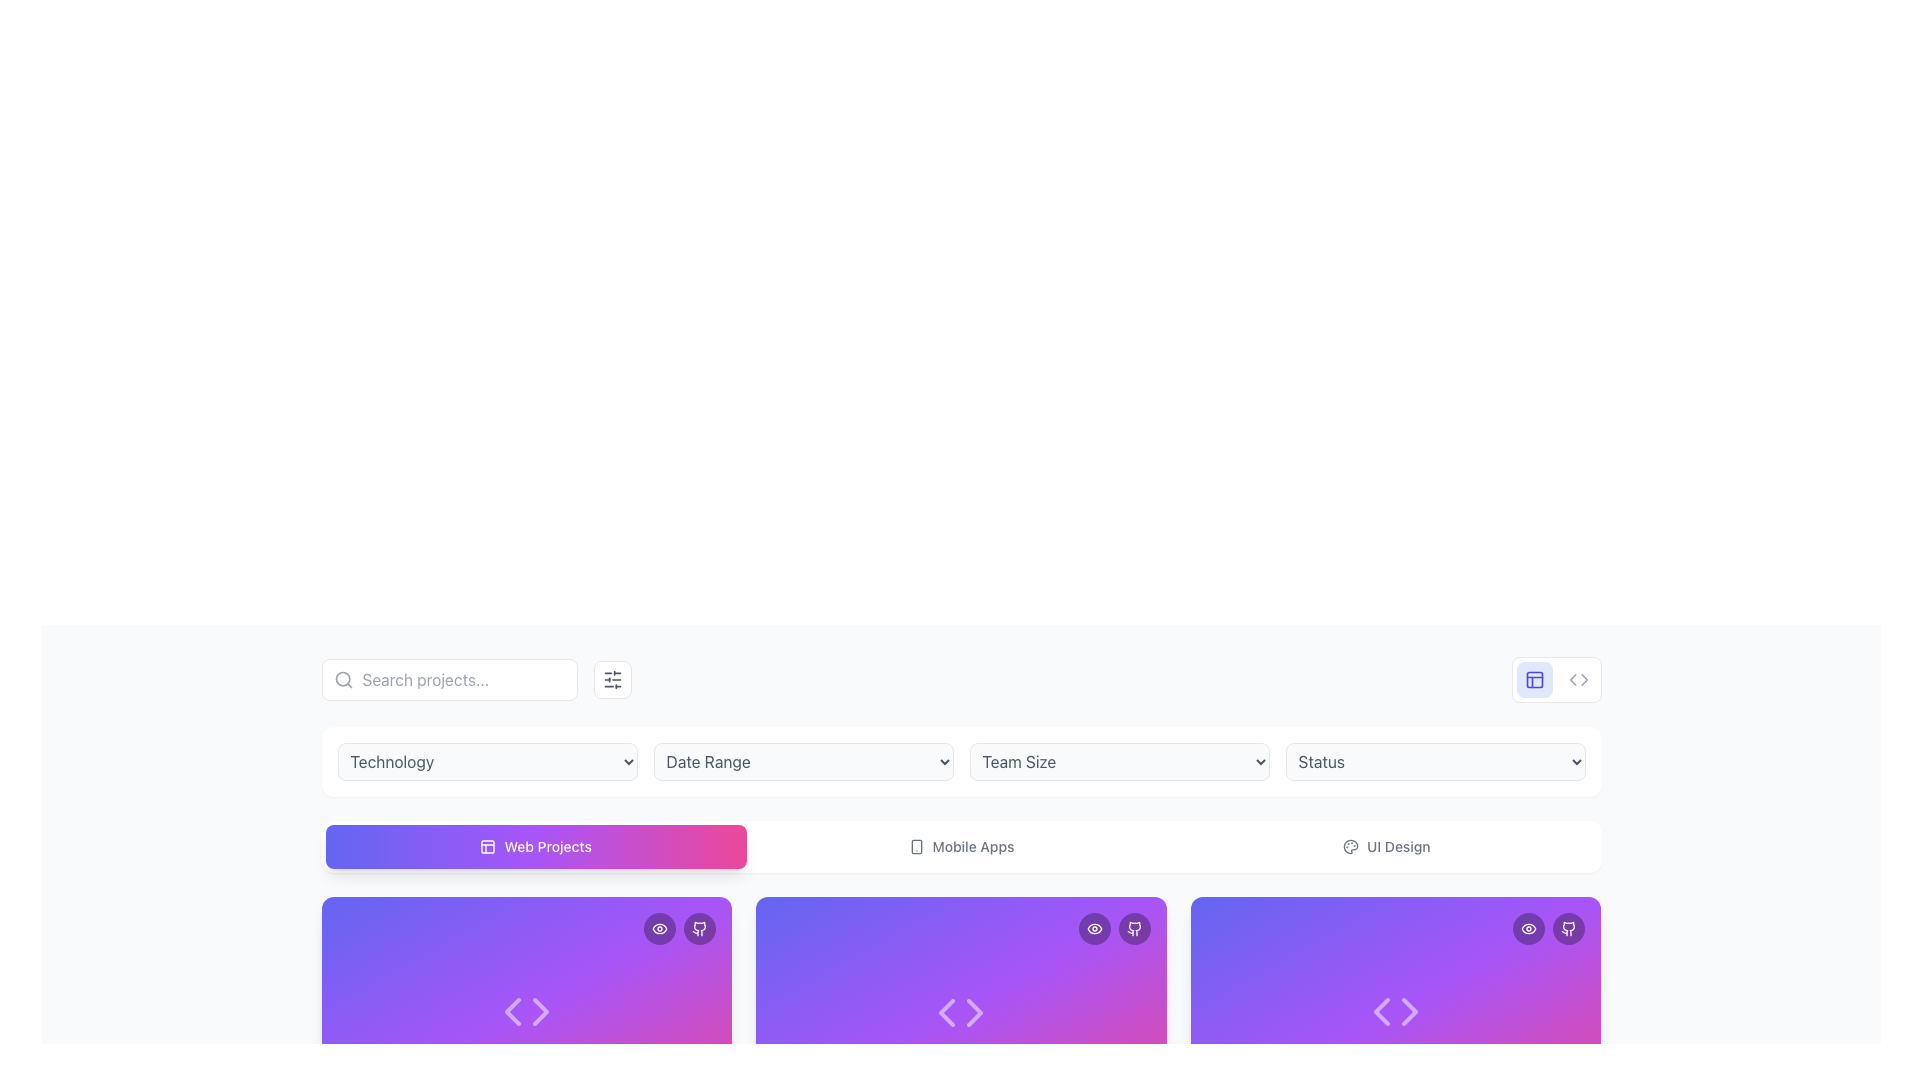 Image resolution: width=1920 pixels, height=1080 pixels. Describe the element at coordinates (803, 762) in the screenshot. I see `the 'Date Range' dropdown menu` at that location.